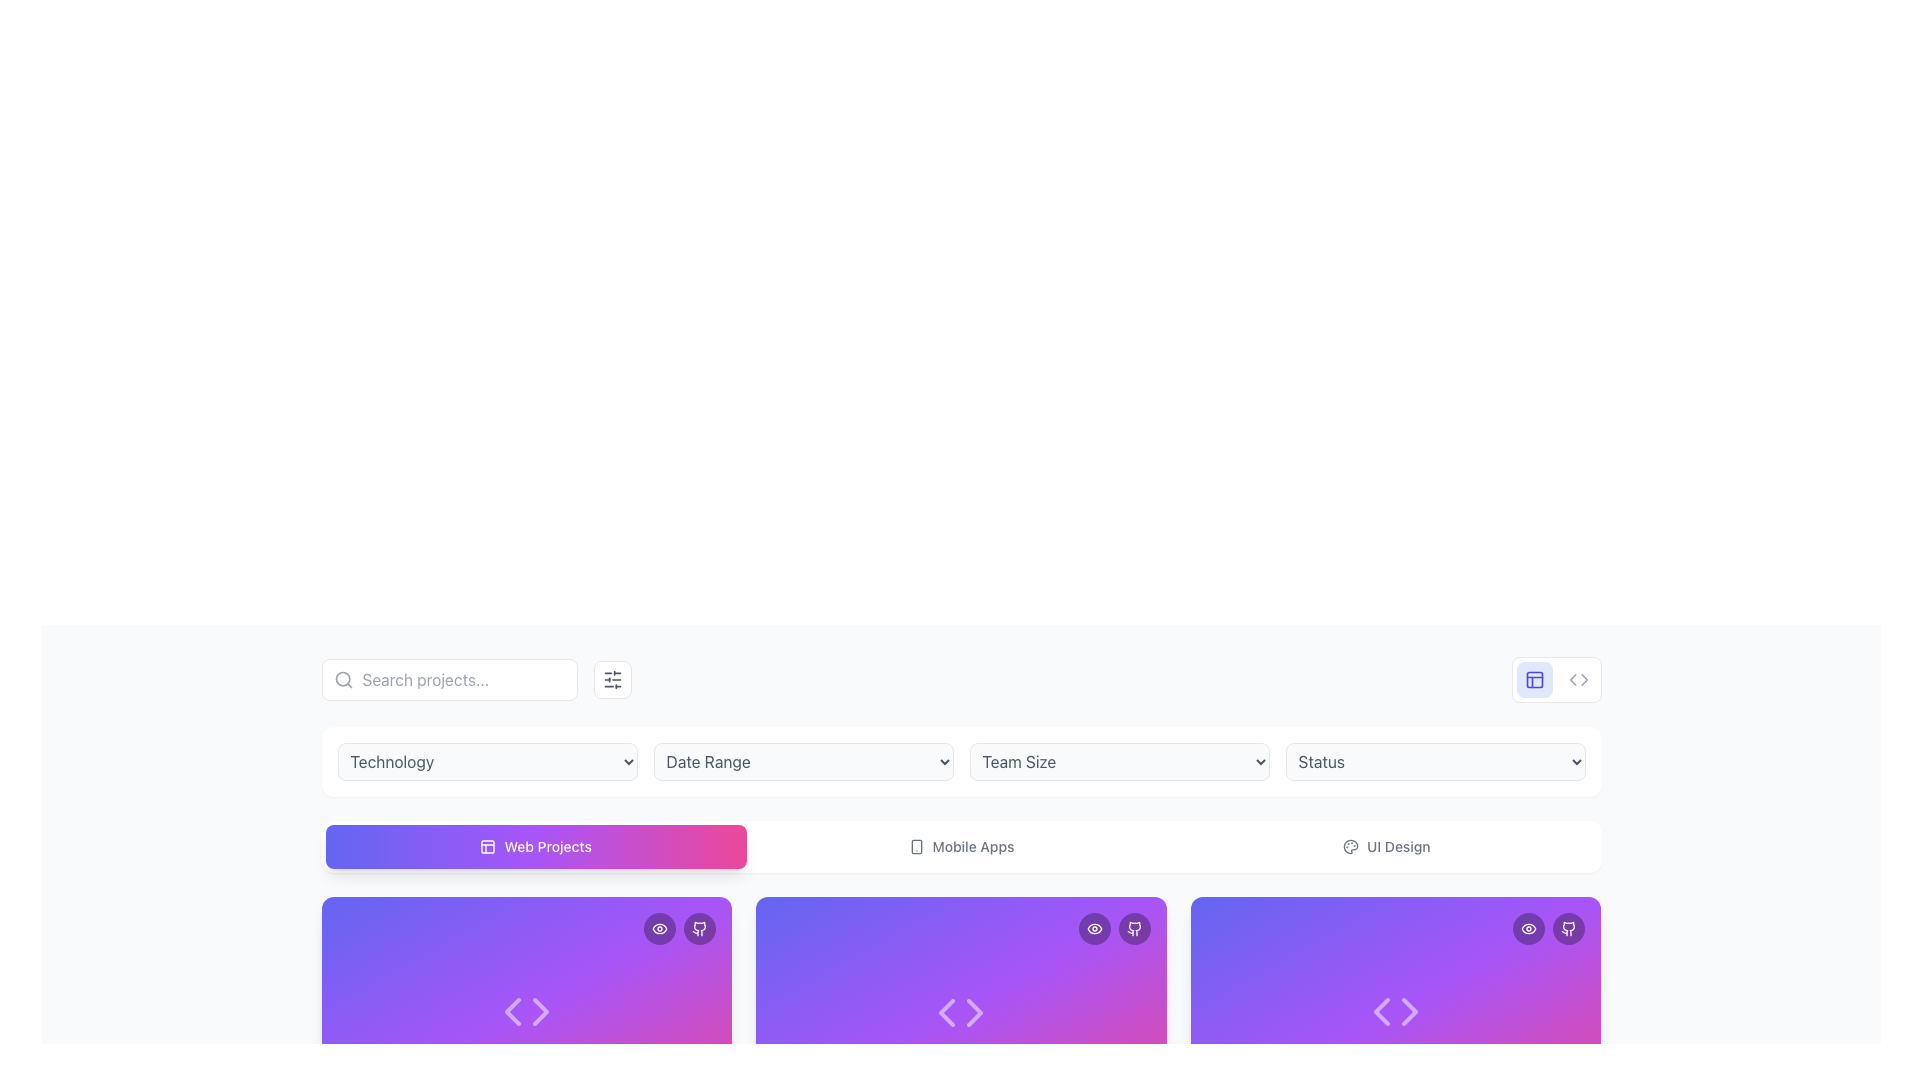 Image resolution: width=1920 pixels, height=1080 pixels. Describe the element at coordinates (803, 762) in the screenshot. I see `the 'Date Range' dropdown menu` at that location.